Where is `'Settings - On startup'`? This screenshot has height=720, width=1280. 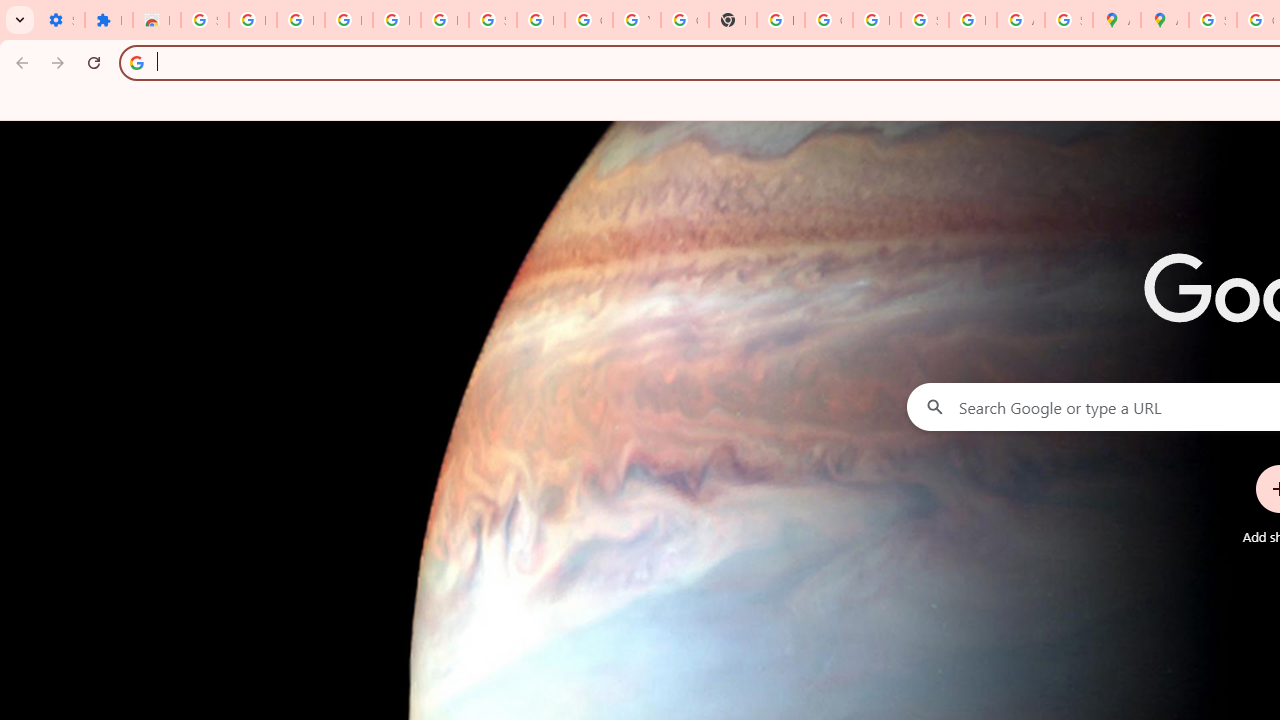
'Settings - On startup' is located at coordinates (60, 20).